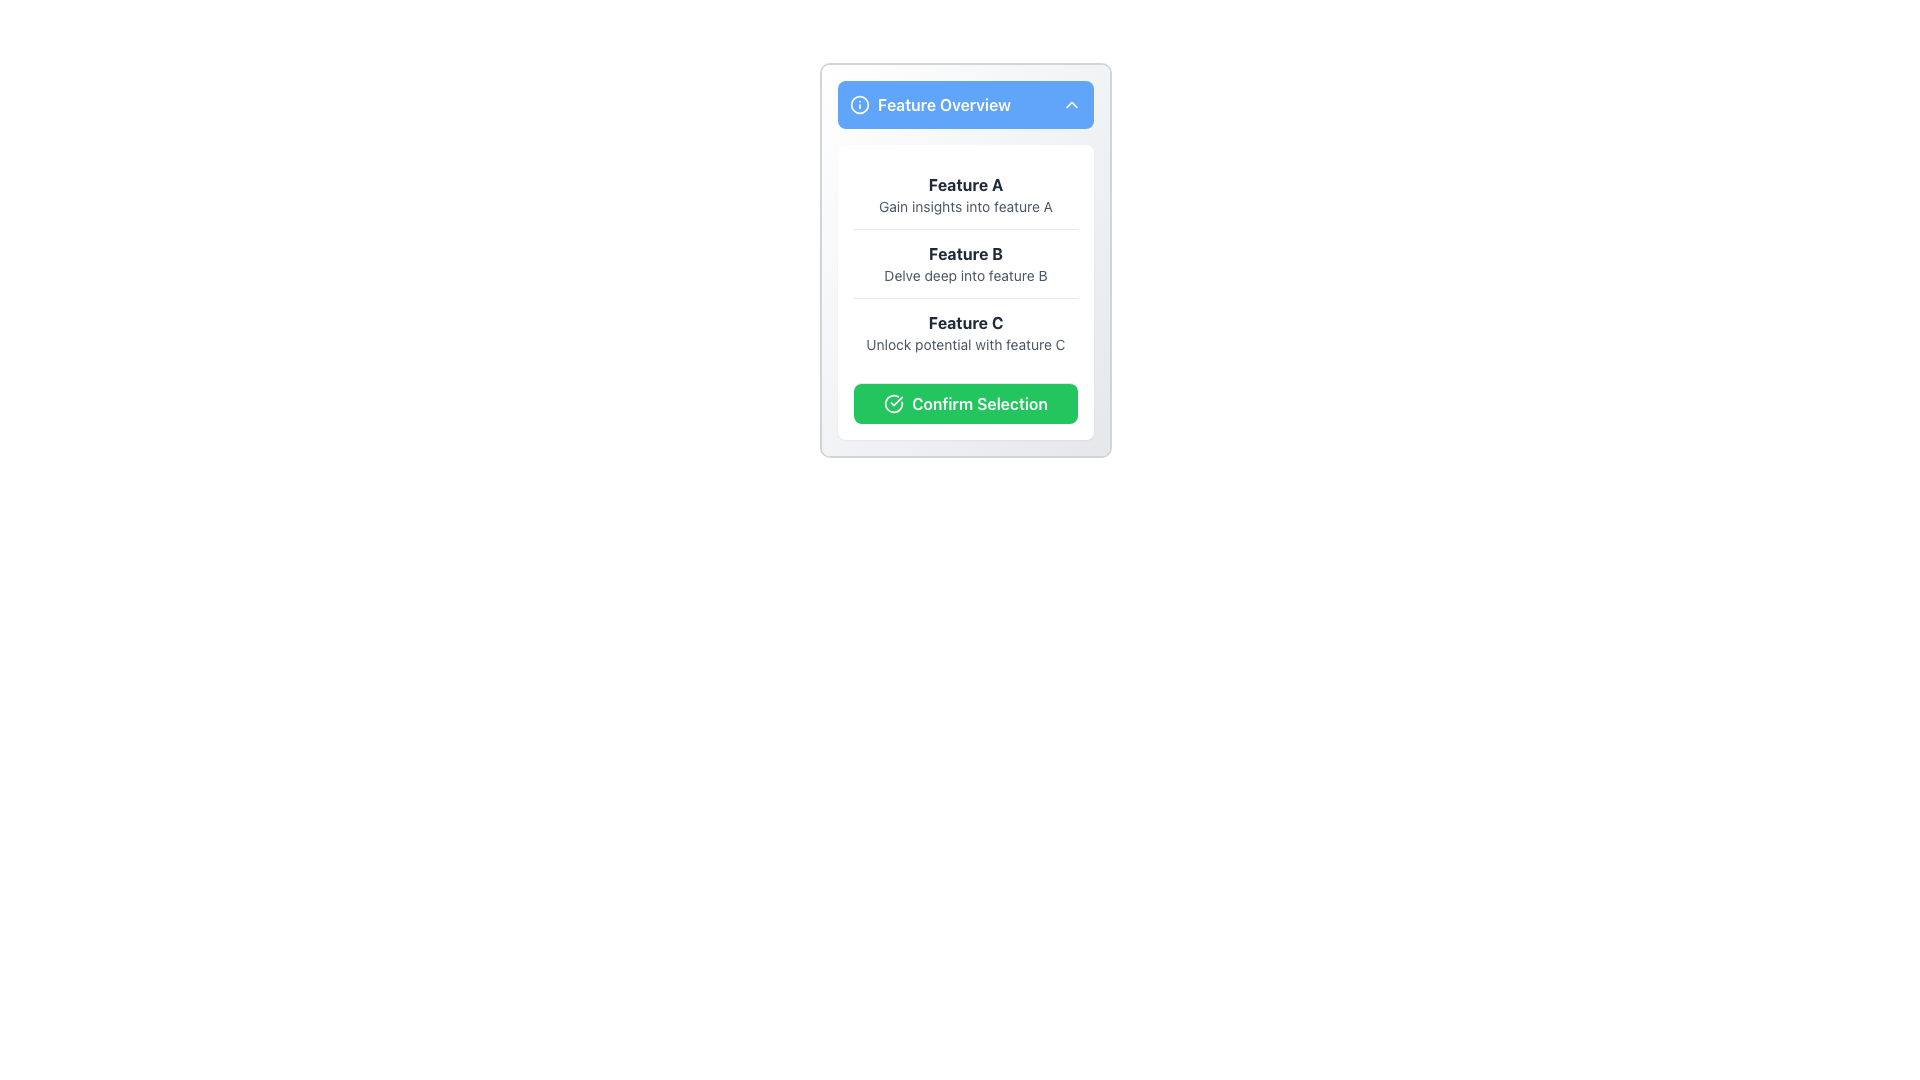 Image resolution: width=1920 pixels, height=1080 pixels. What do you see at coordinates (859, 104) in the screenshot?
I see `the circular SVG graphical element that is part of the icon associated with the 'Feature Overview' header` at bounding box center [859, 104].